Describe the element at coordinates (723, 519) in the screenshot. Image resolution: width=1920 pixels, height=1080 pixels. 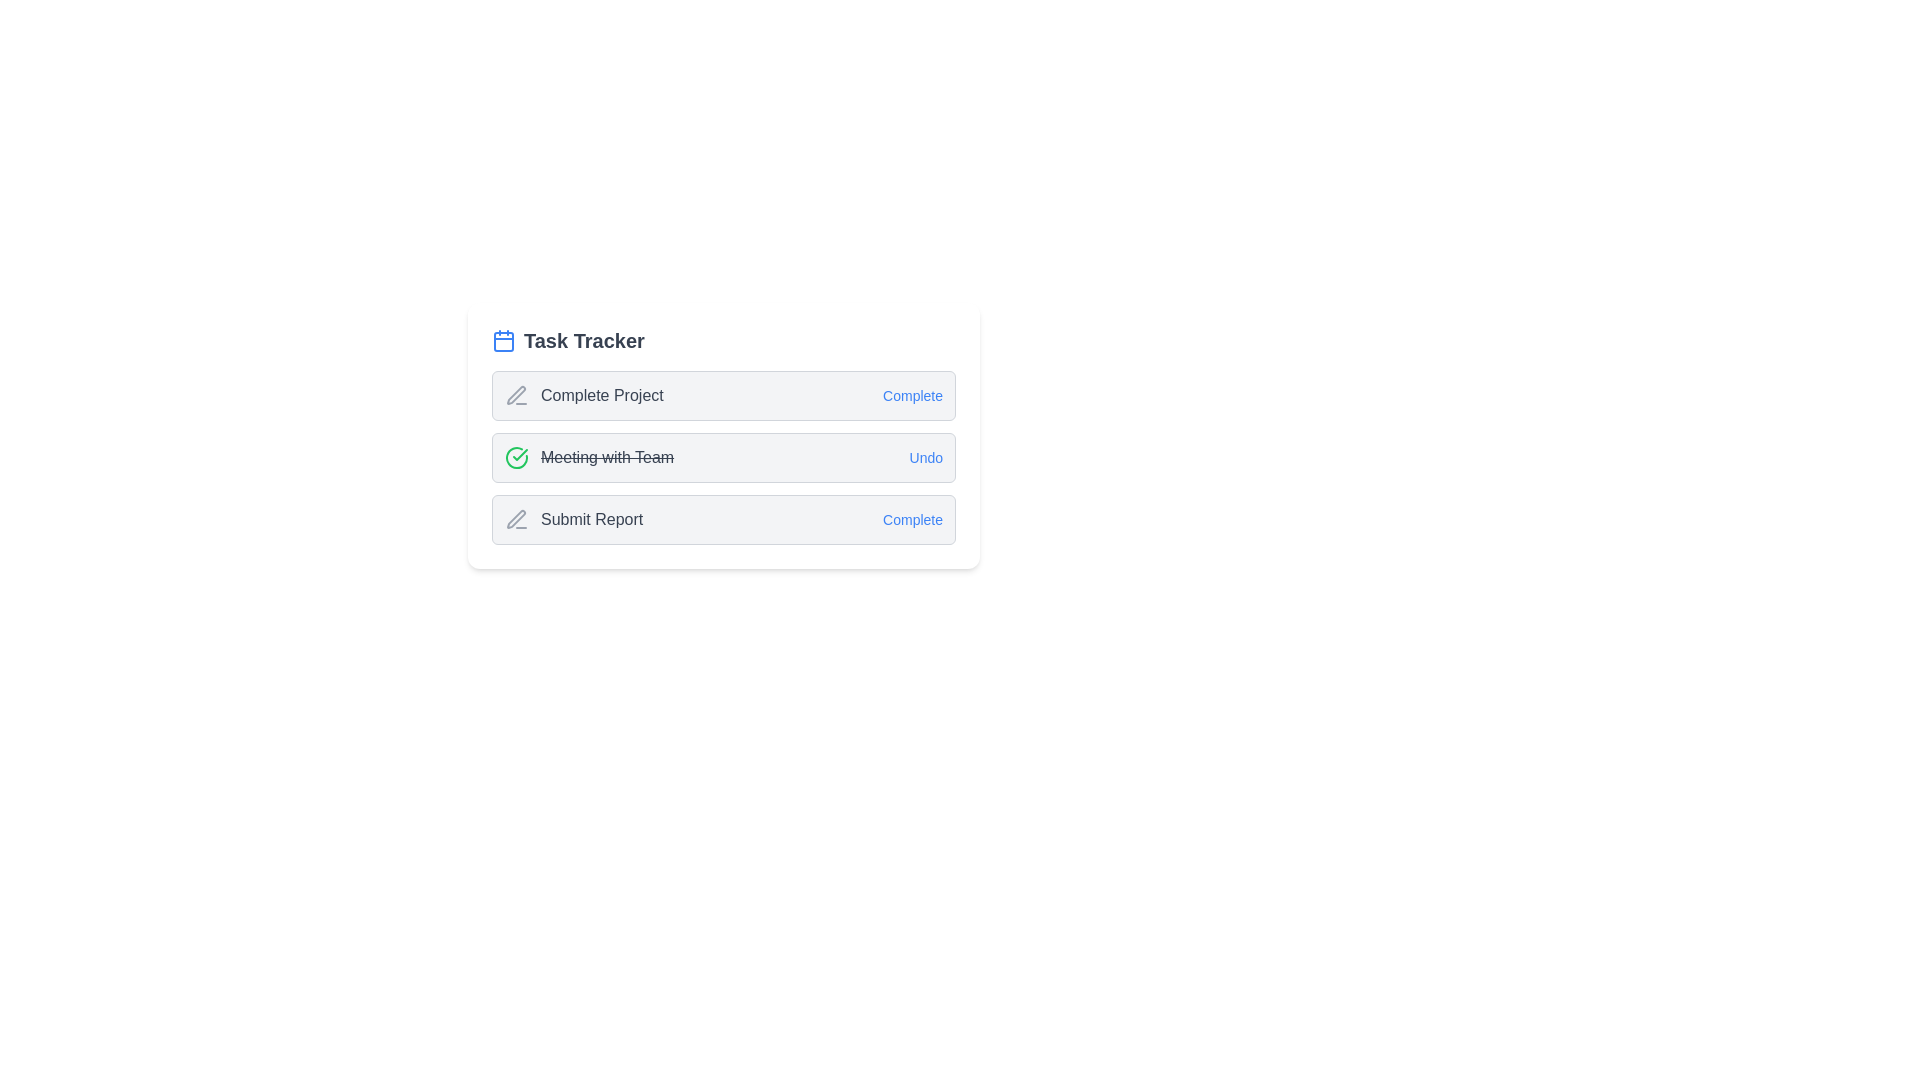
I see `the List item with interactive link labeled 'Complete'` at that location.